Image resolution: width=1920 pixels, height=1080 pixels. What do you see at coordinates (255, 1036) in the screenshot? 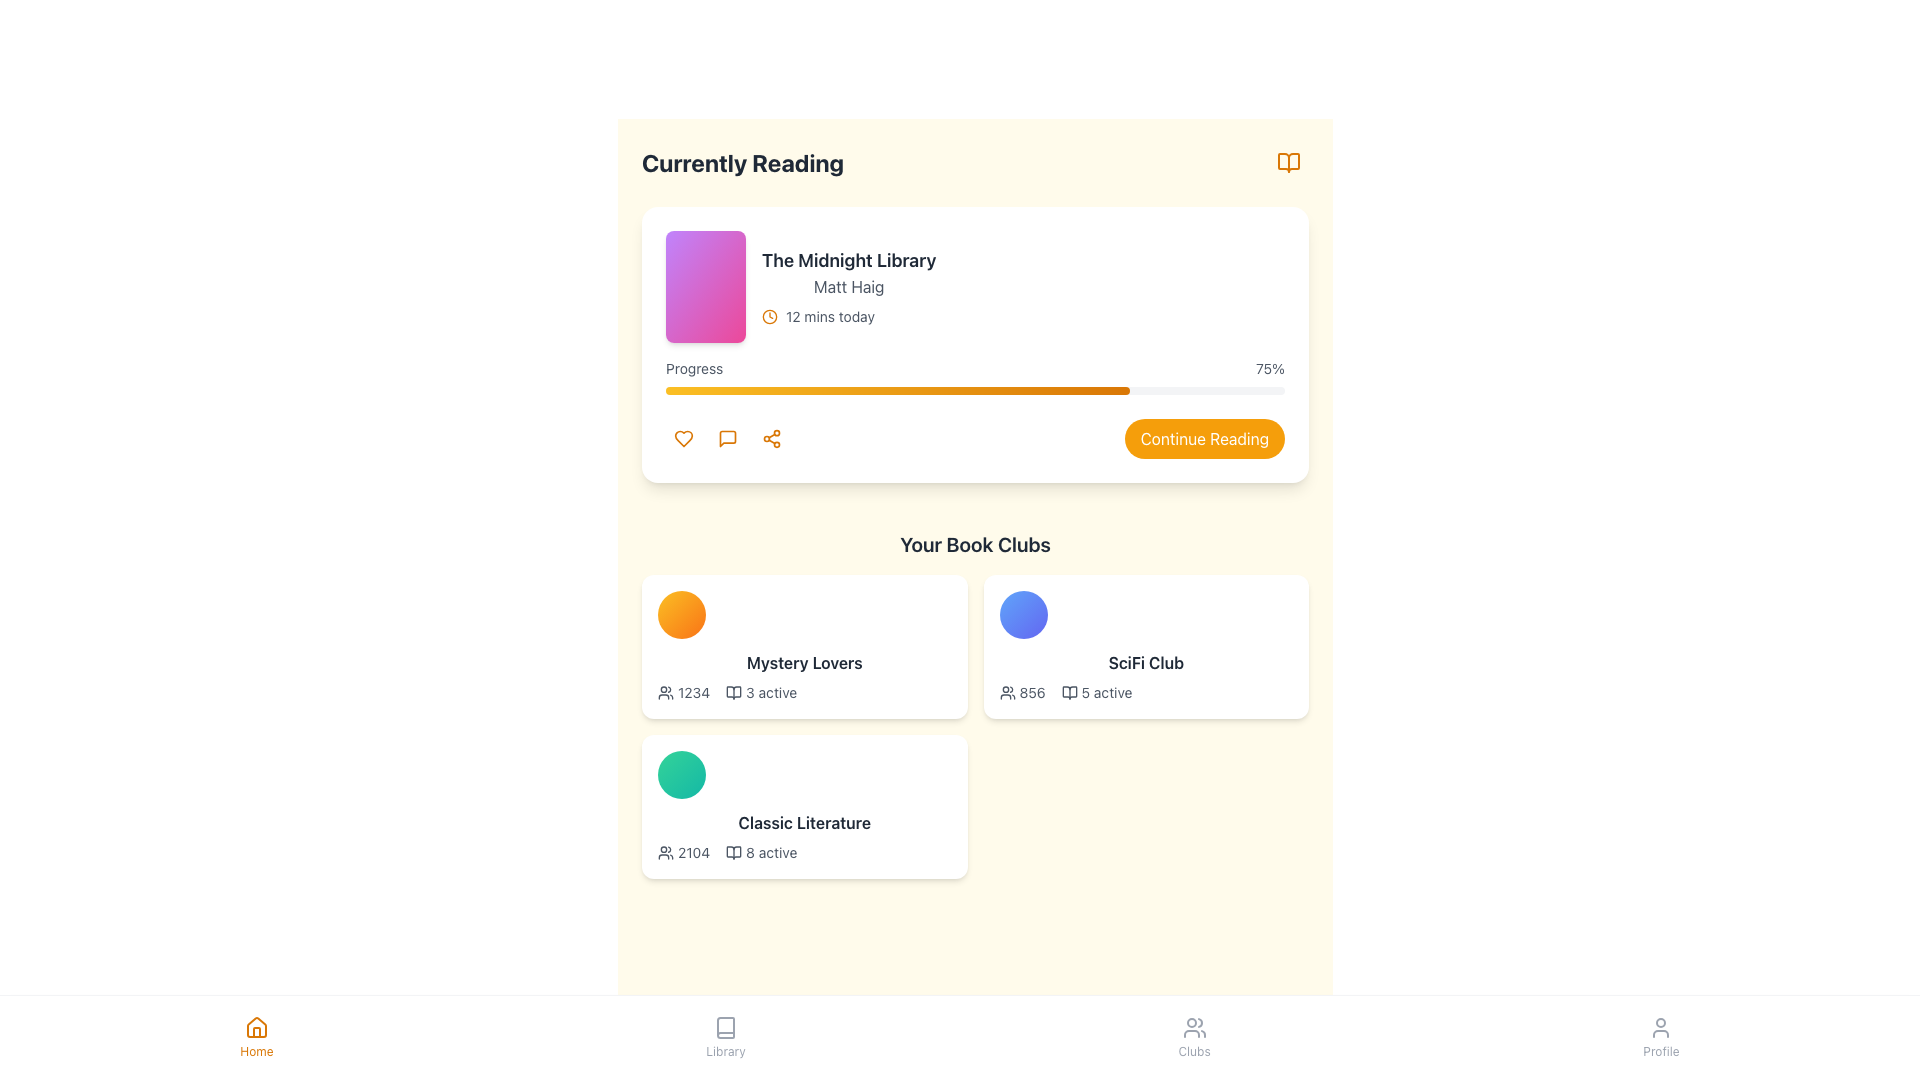
I see `the Navigation Button with the house icon and the text 'Home' to get feedback, which is styled in golden color and positioned as the leftmost item in the bottom navigation bar` at bounding box center [255, 1036].